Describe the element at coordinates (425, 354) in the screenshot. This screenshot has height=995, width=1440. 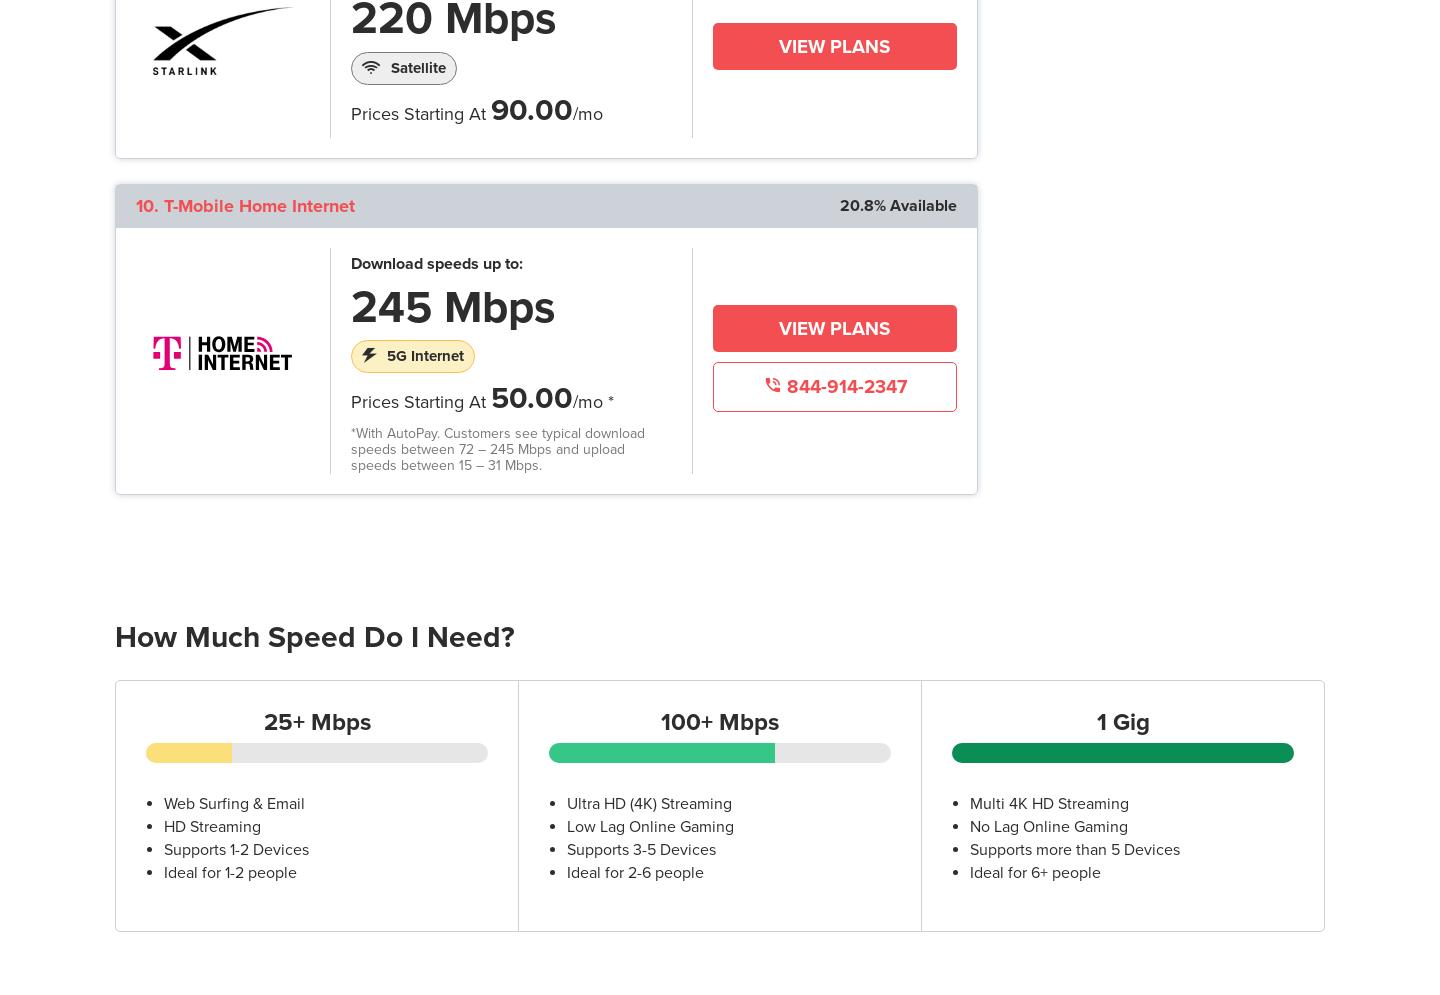
I see `'5G Internet'` at that location.